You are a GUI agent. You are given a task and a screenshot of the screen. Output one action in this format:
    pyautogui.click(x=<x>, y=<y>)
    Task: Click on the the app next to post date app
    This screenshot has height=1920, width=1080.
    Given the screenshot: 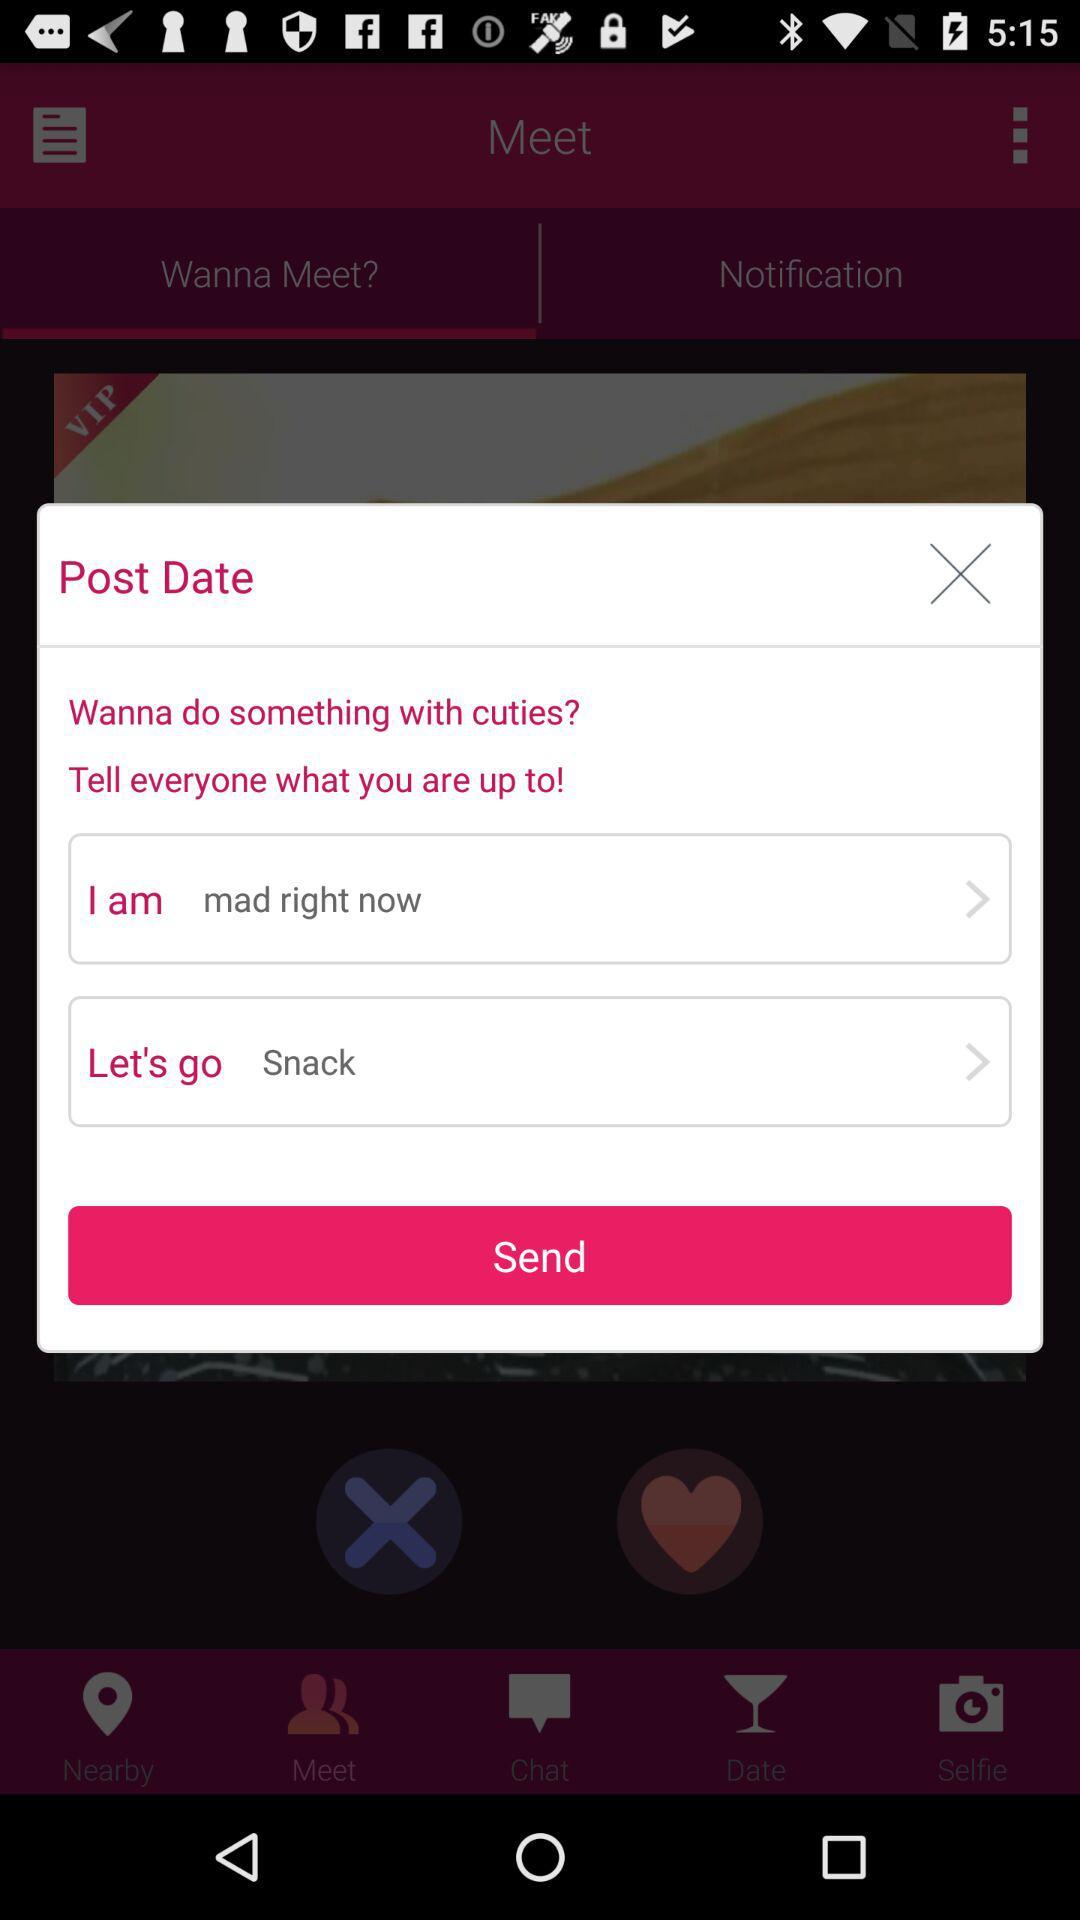 What is the action you would take?
    pyautogui.click(x=960, y=574)
    